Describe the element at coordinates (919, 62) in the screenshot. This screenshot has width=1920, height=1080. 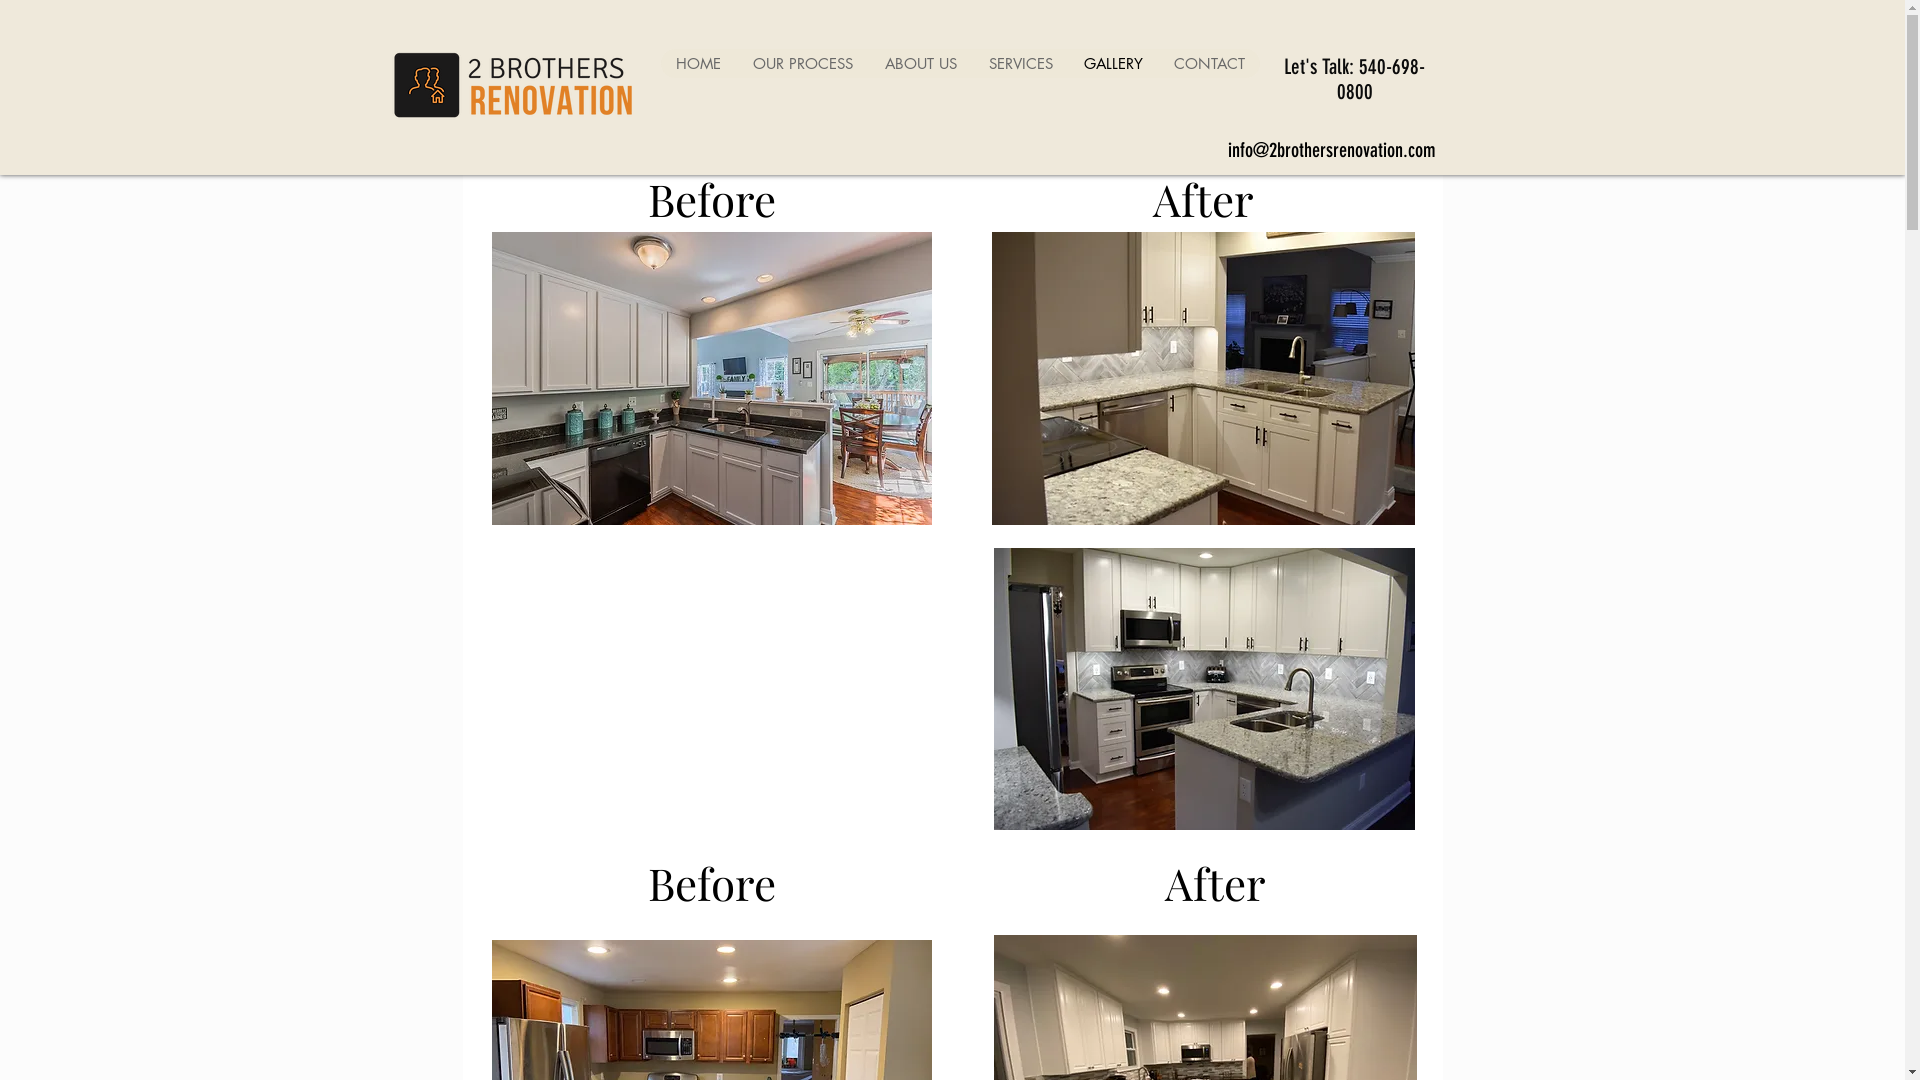
I see `'ABOUT US'` at that location.